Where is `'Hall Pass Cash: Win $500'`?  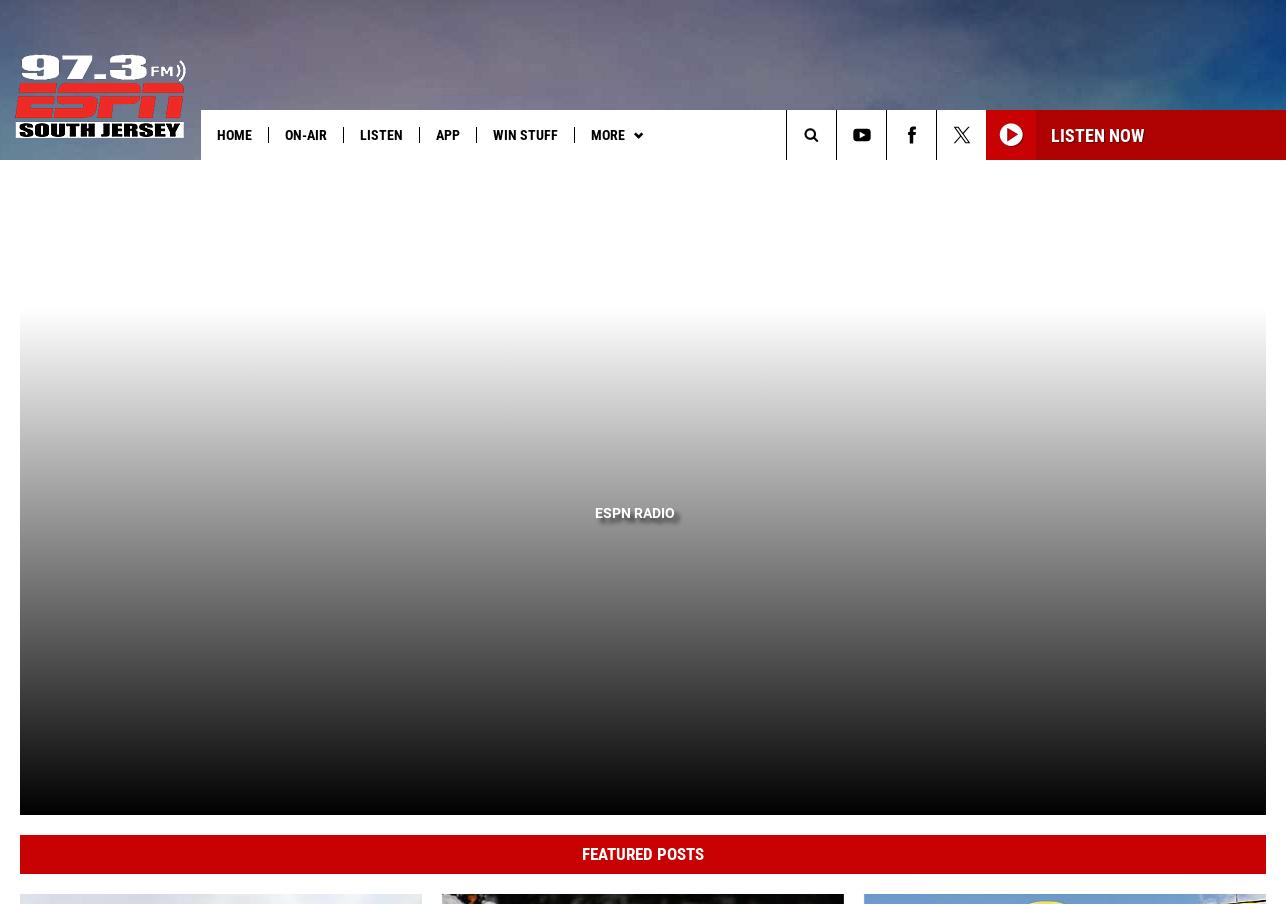
'Hall Pass Cash: Win $500' is located at coordinates (117, 176).